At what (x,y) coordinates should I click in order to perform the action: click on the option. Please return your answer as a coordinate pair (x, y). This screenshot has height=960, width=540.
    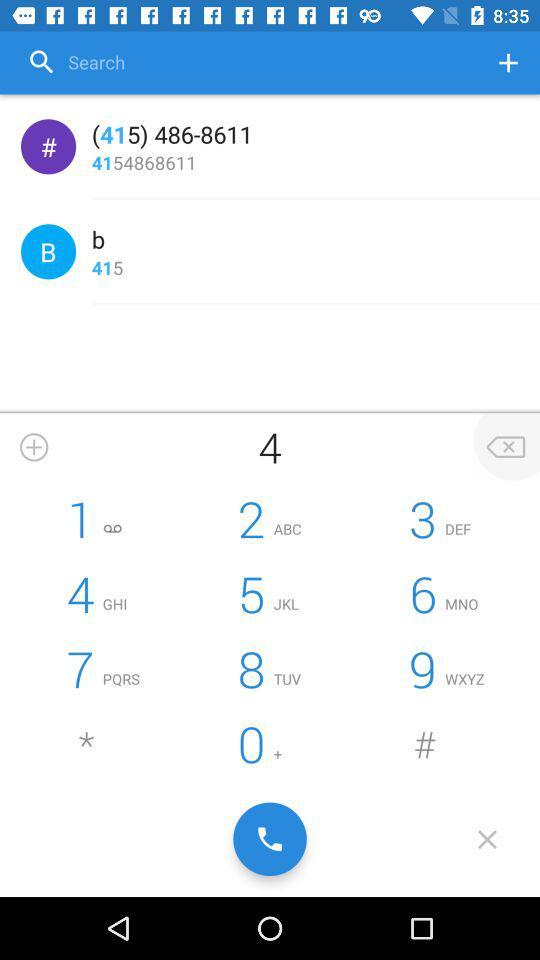
    Looking at the image, I should click on (504, 447).